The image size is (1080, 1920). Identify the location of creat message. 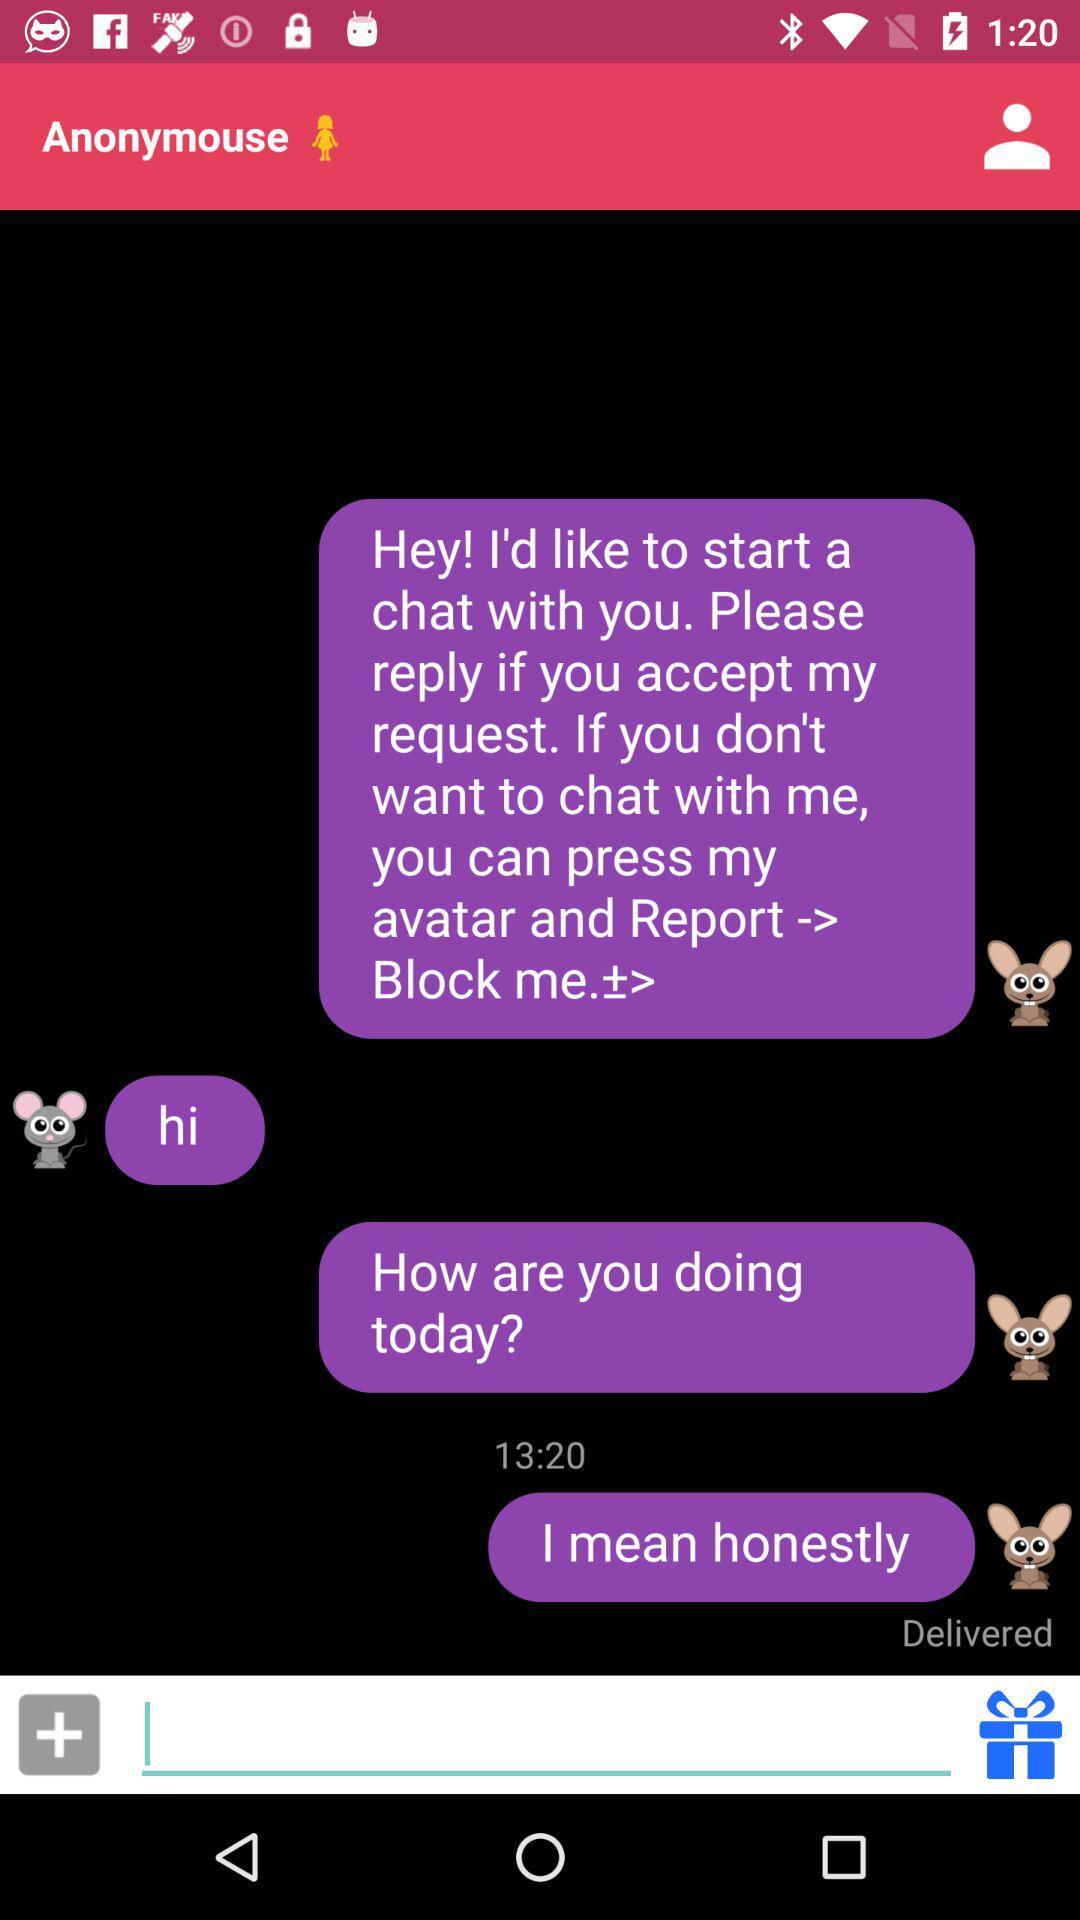
(546, 1733).